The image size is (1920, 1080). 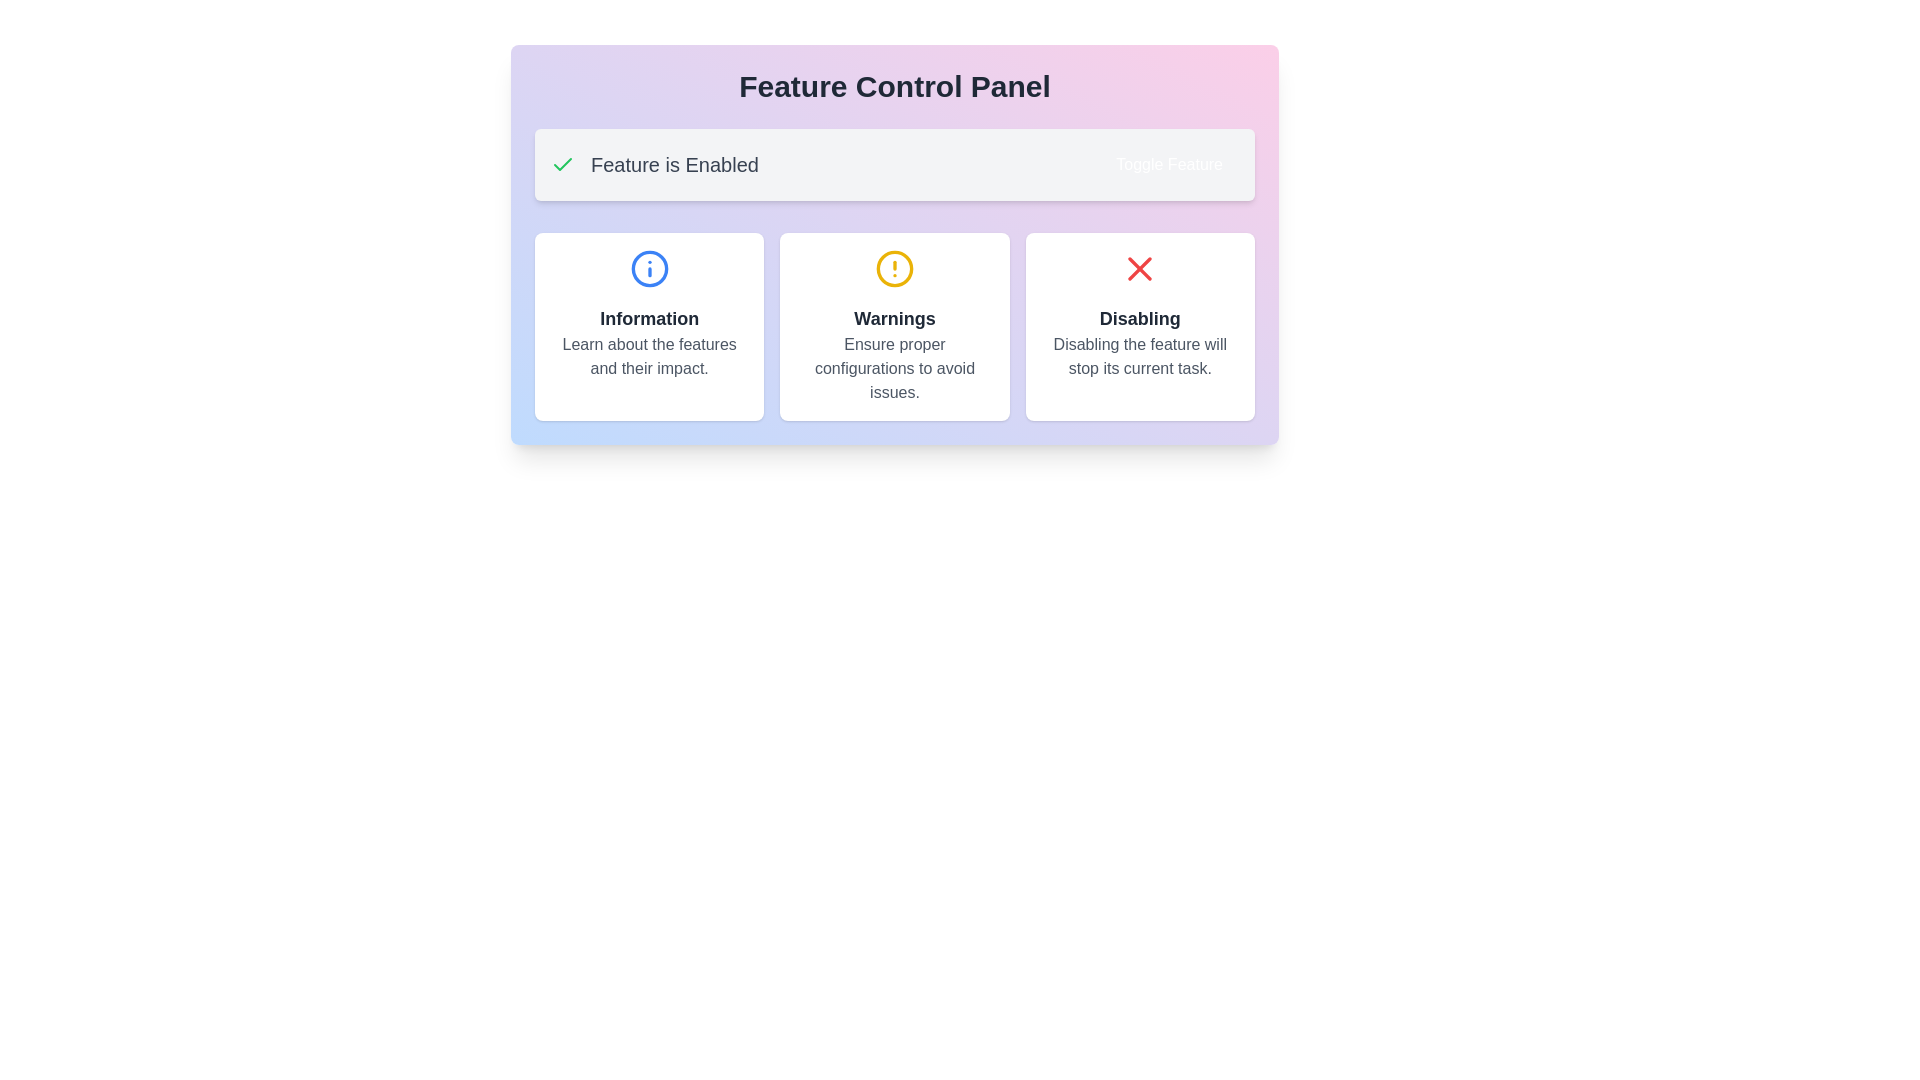 I want to click on the check mark icon that indicates a selected state for the 'Feature is Enabled' checkbox, so click(x=561, y=163).